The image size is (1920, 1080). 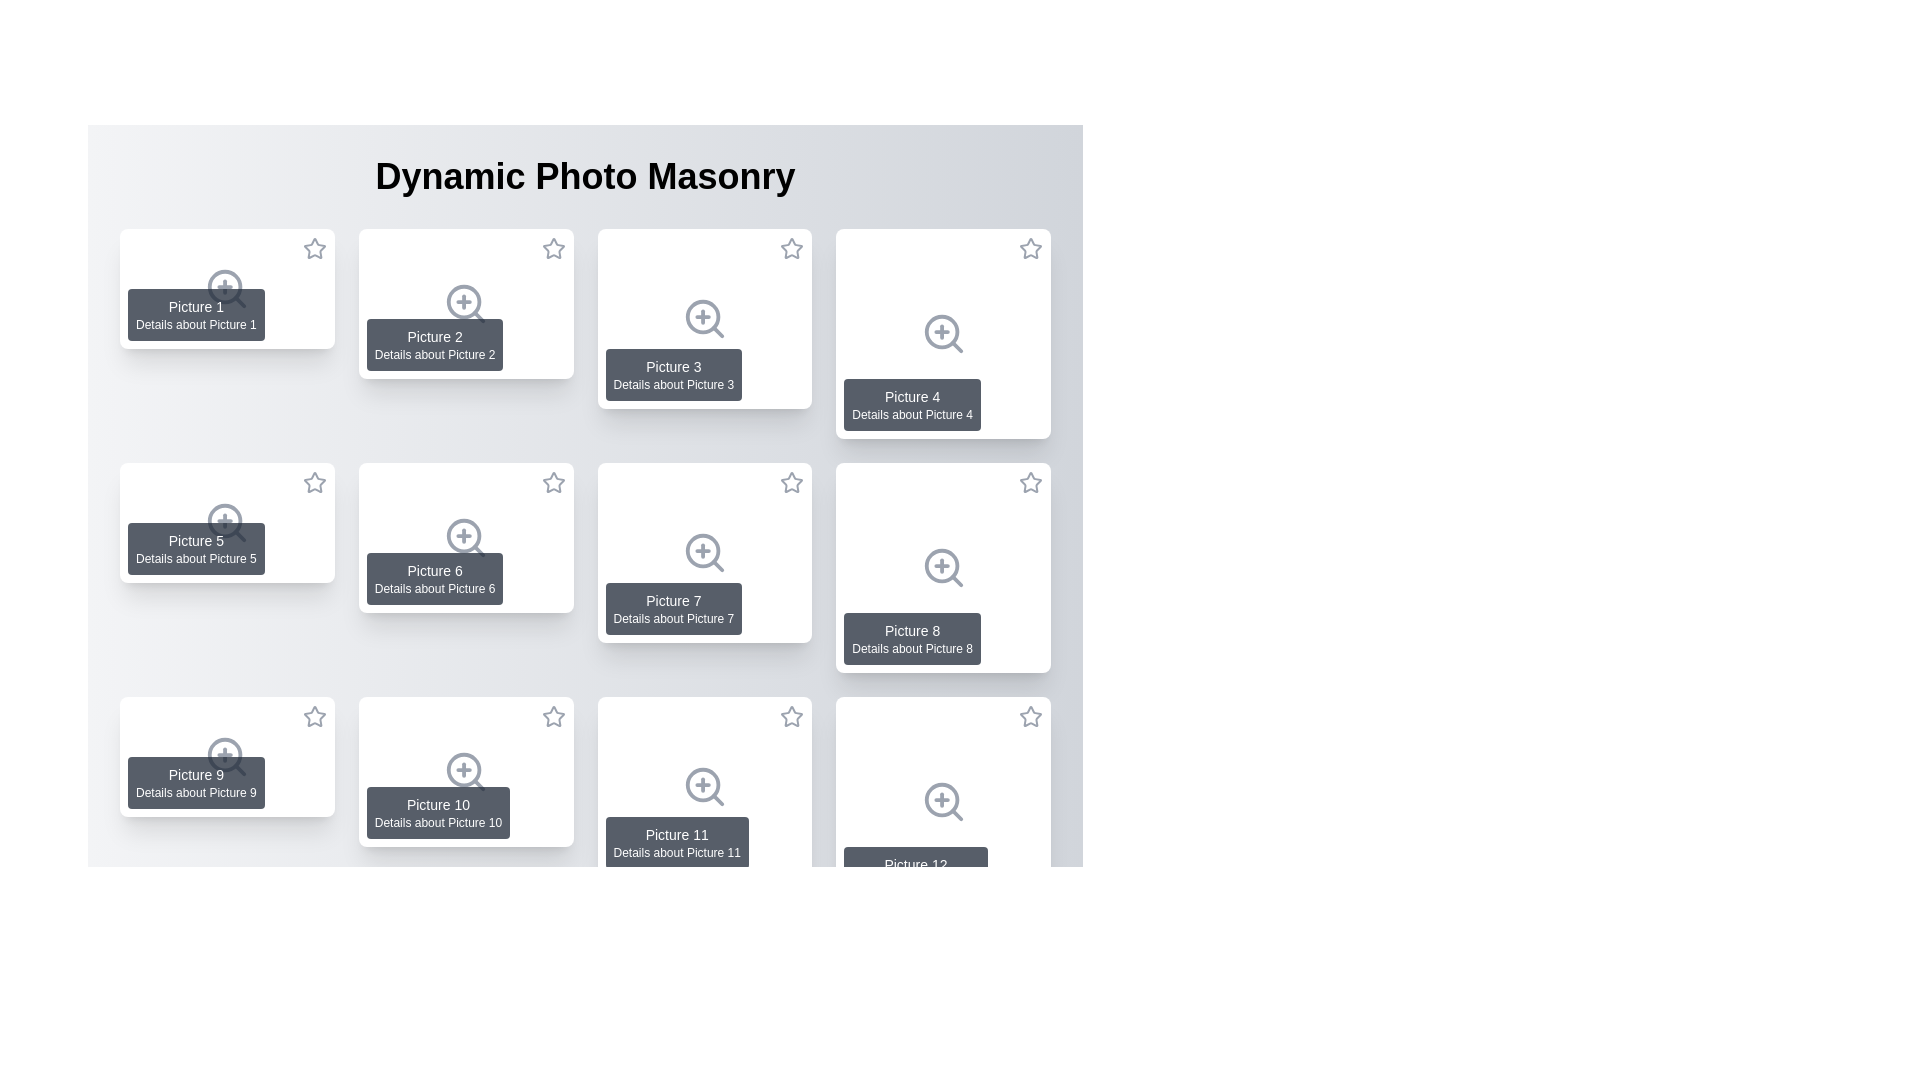 I want to click on the zoom-in icon located above the dark gray bar containing the text 'Details about Picture 6' in the grid layout, which is in the second row and second column, so click(x=465, y=536).